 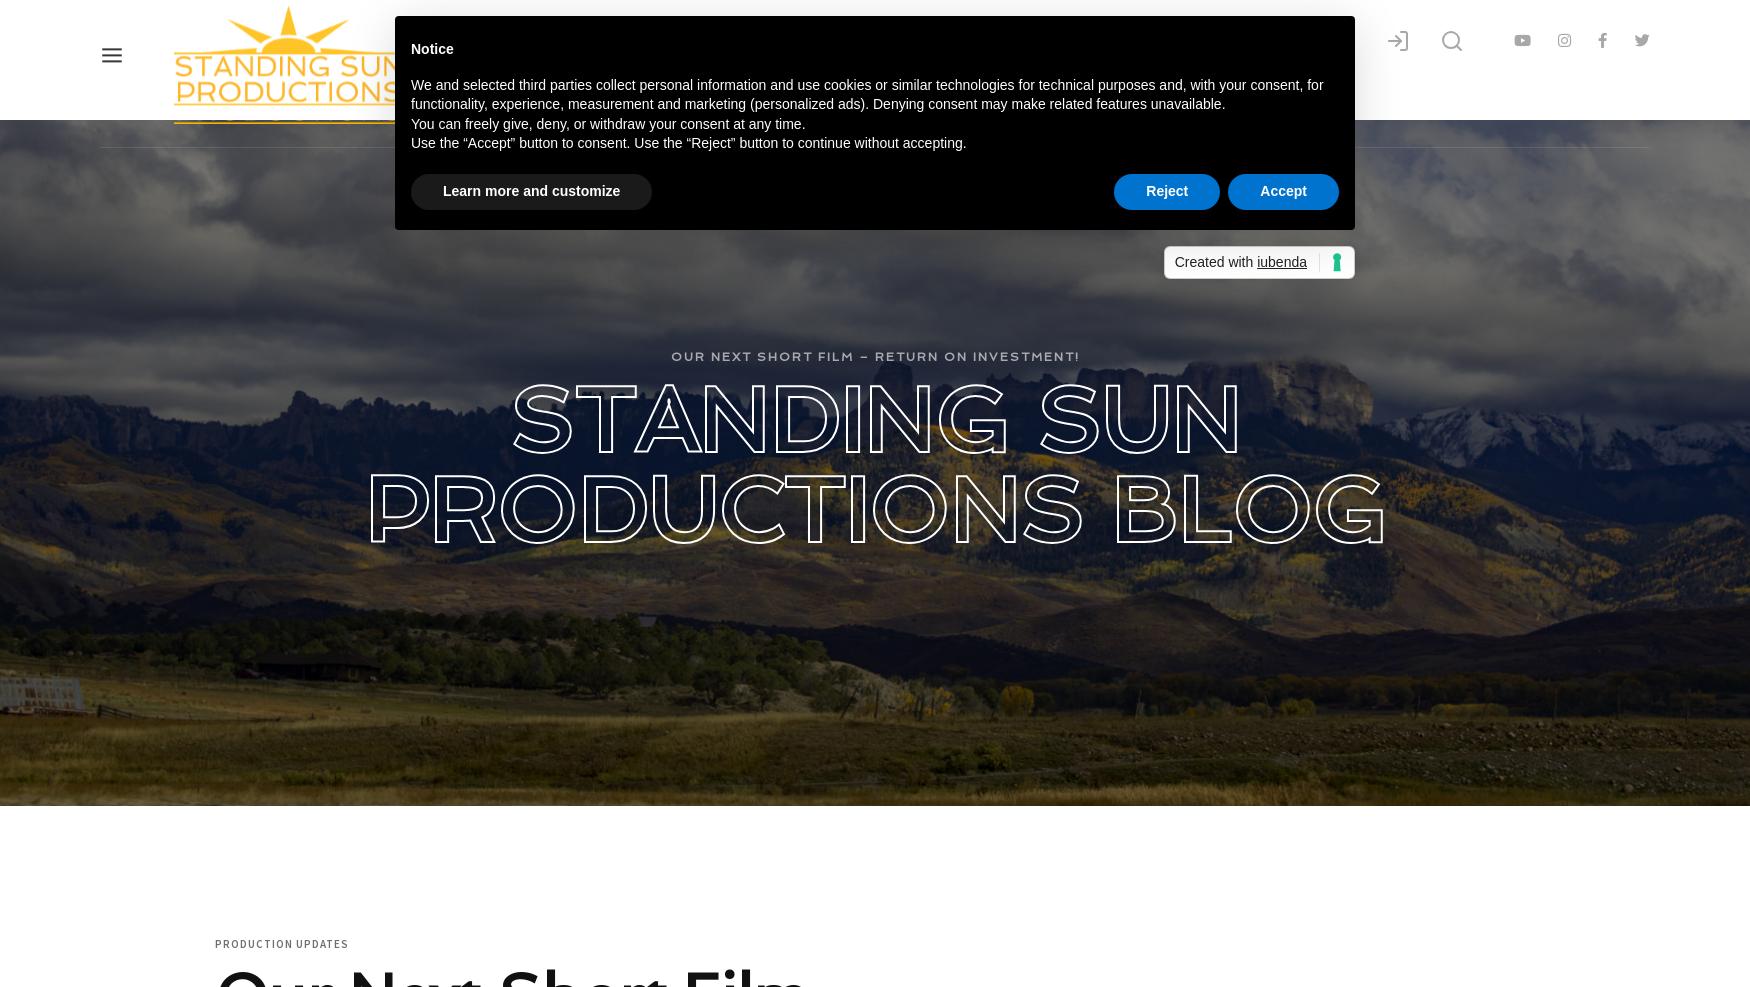 What do you see at coordinates (874, 463) in the screenshot?
I see `'Standing Sun Productions Blog'` at bounding box center [874, 463].